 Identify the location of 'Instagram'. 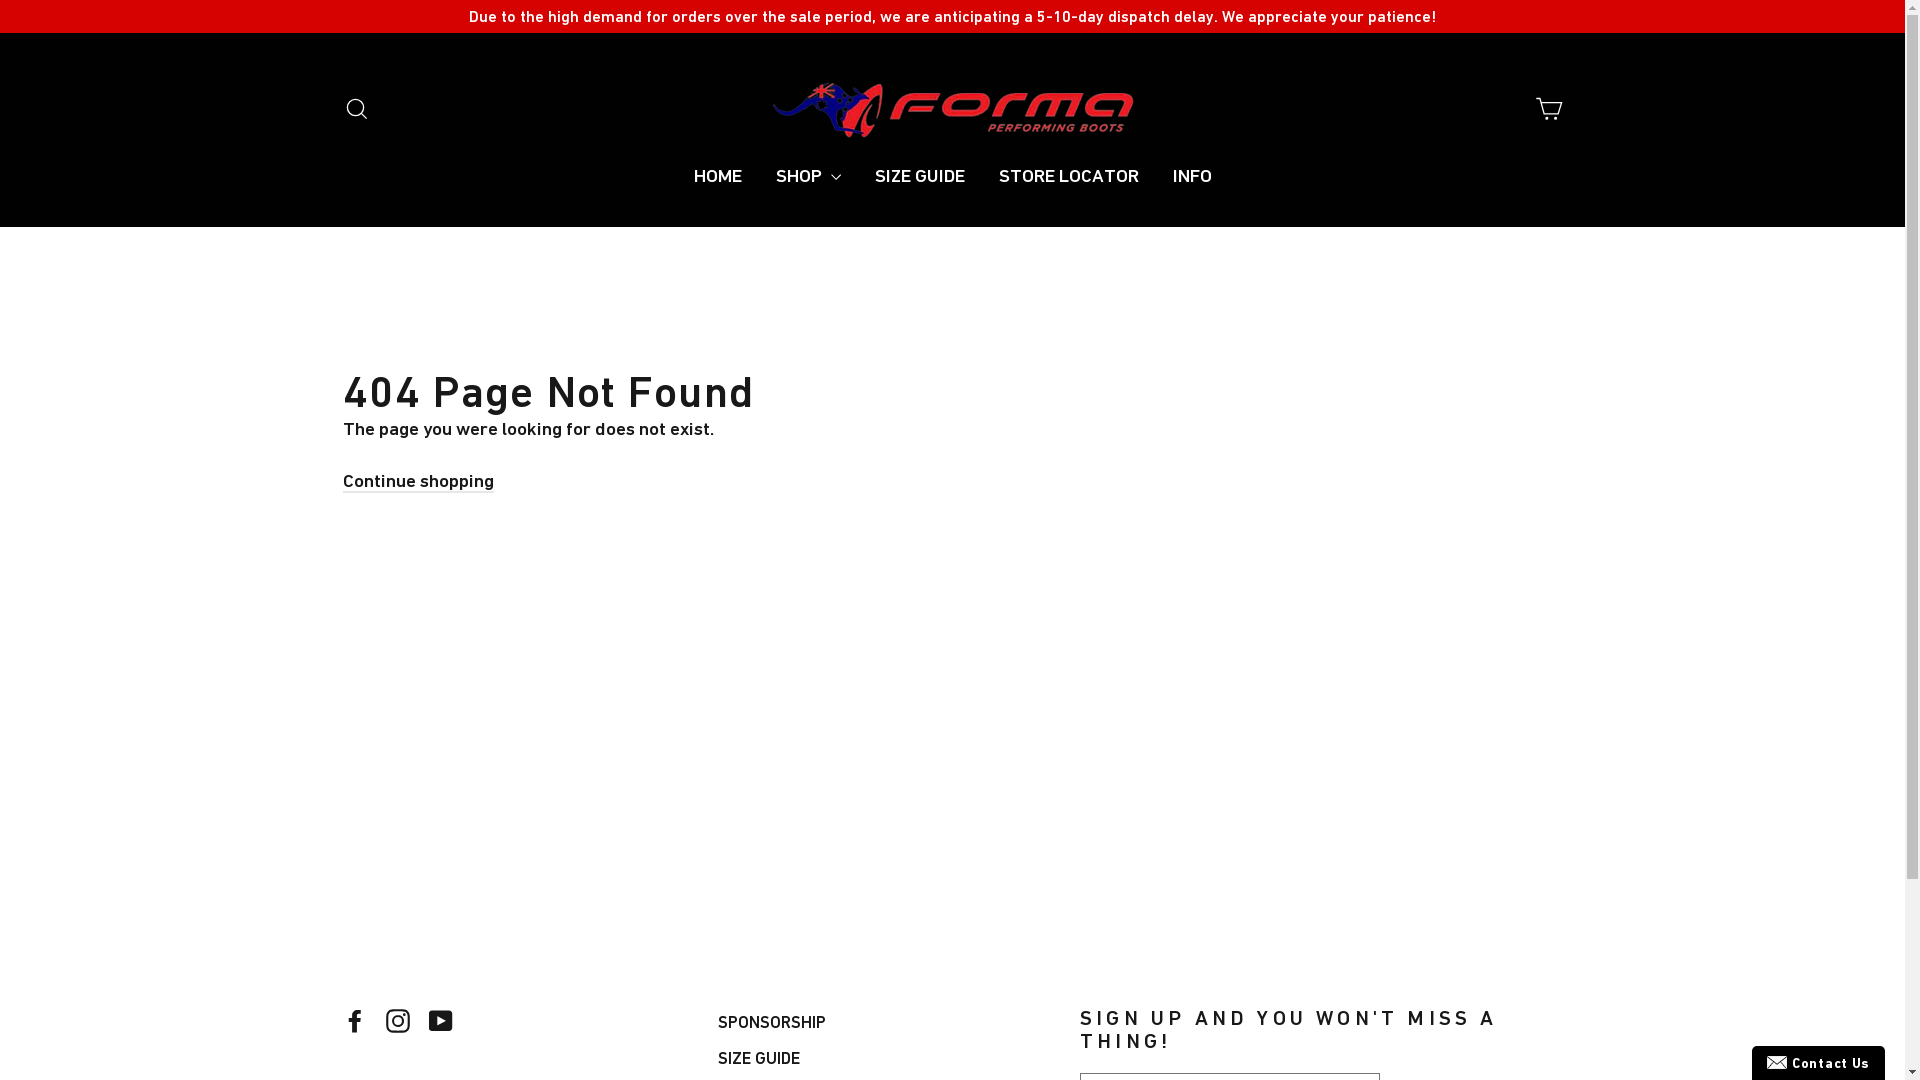
(398, 1020).